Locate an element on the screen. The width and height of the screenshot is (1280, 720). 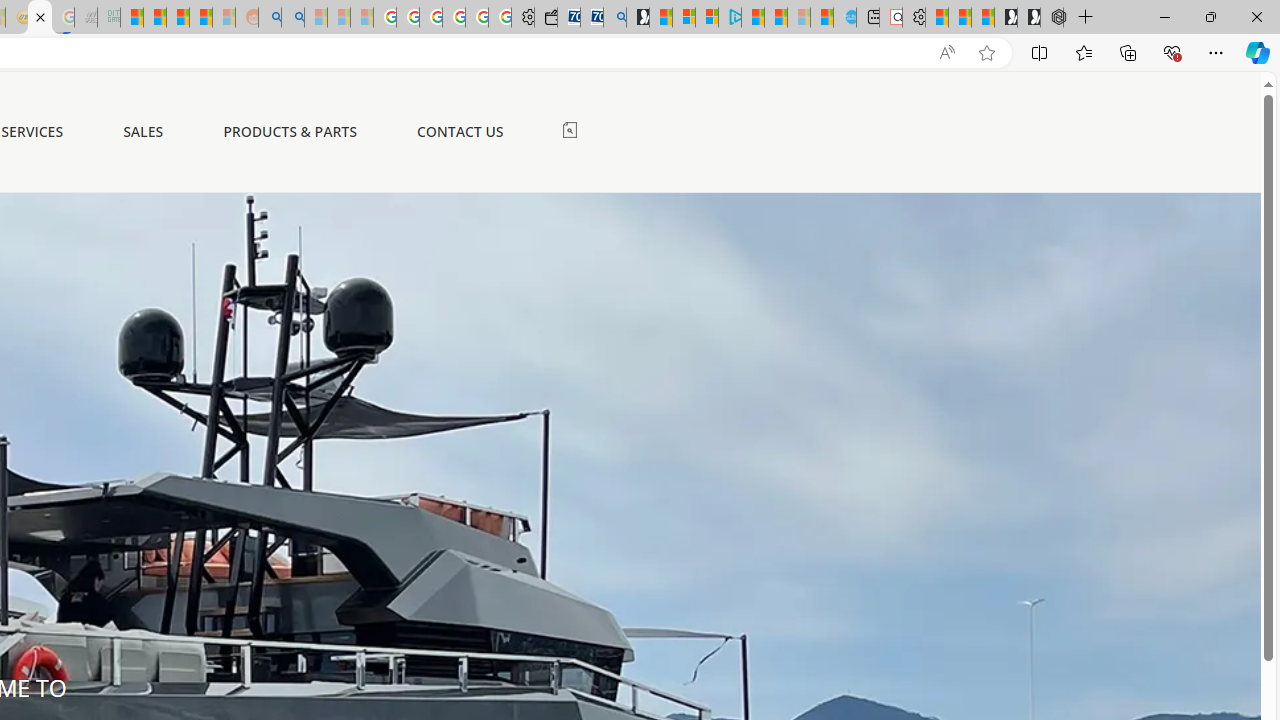
'Bing Real Estate - Home sales and rental listings' is located at coordinates (614, 17).